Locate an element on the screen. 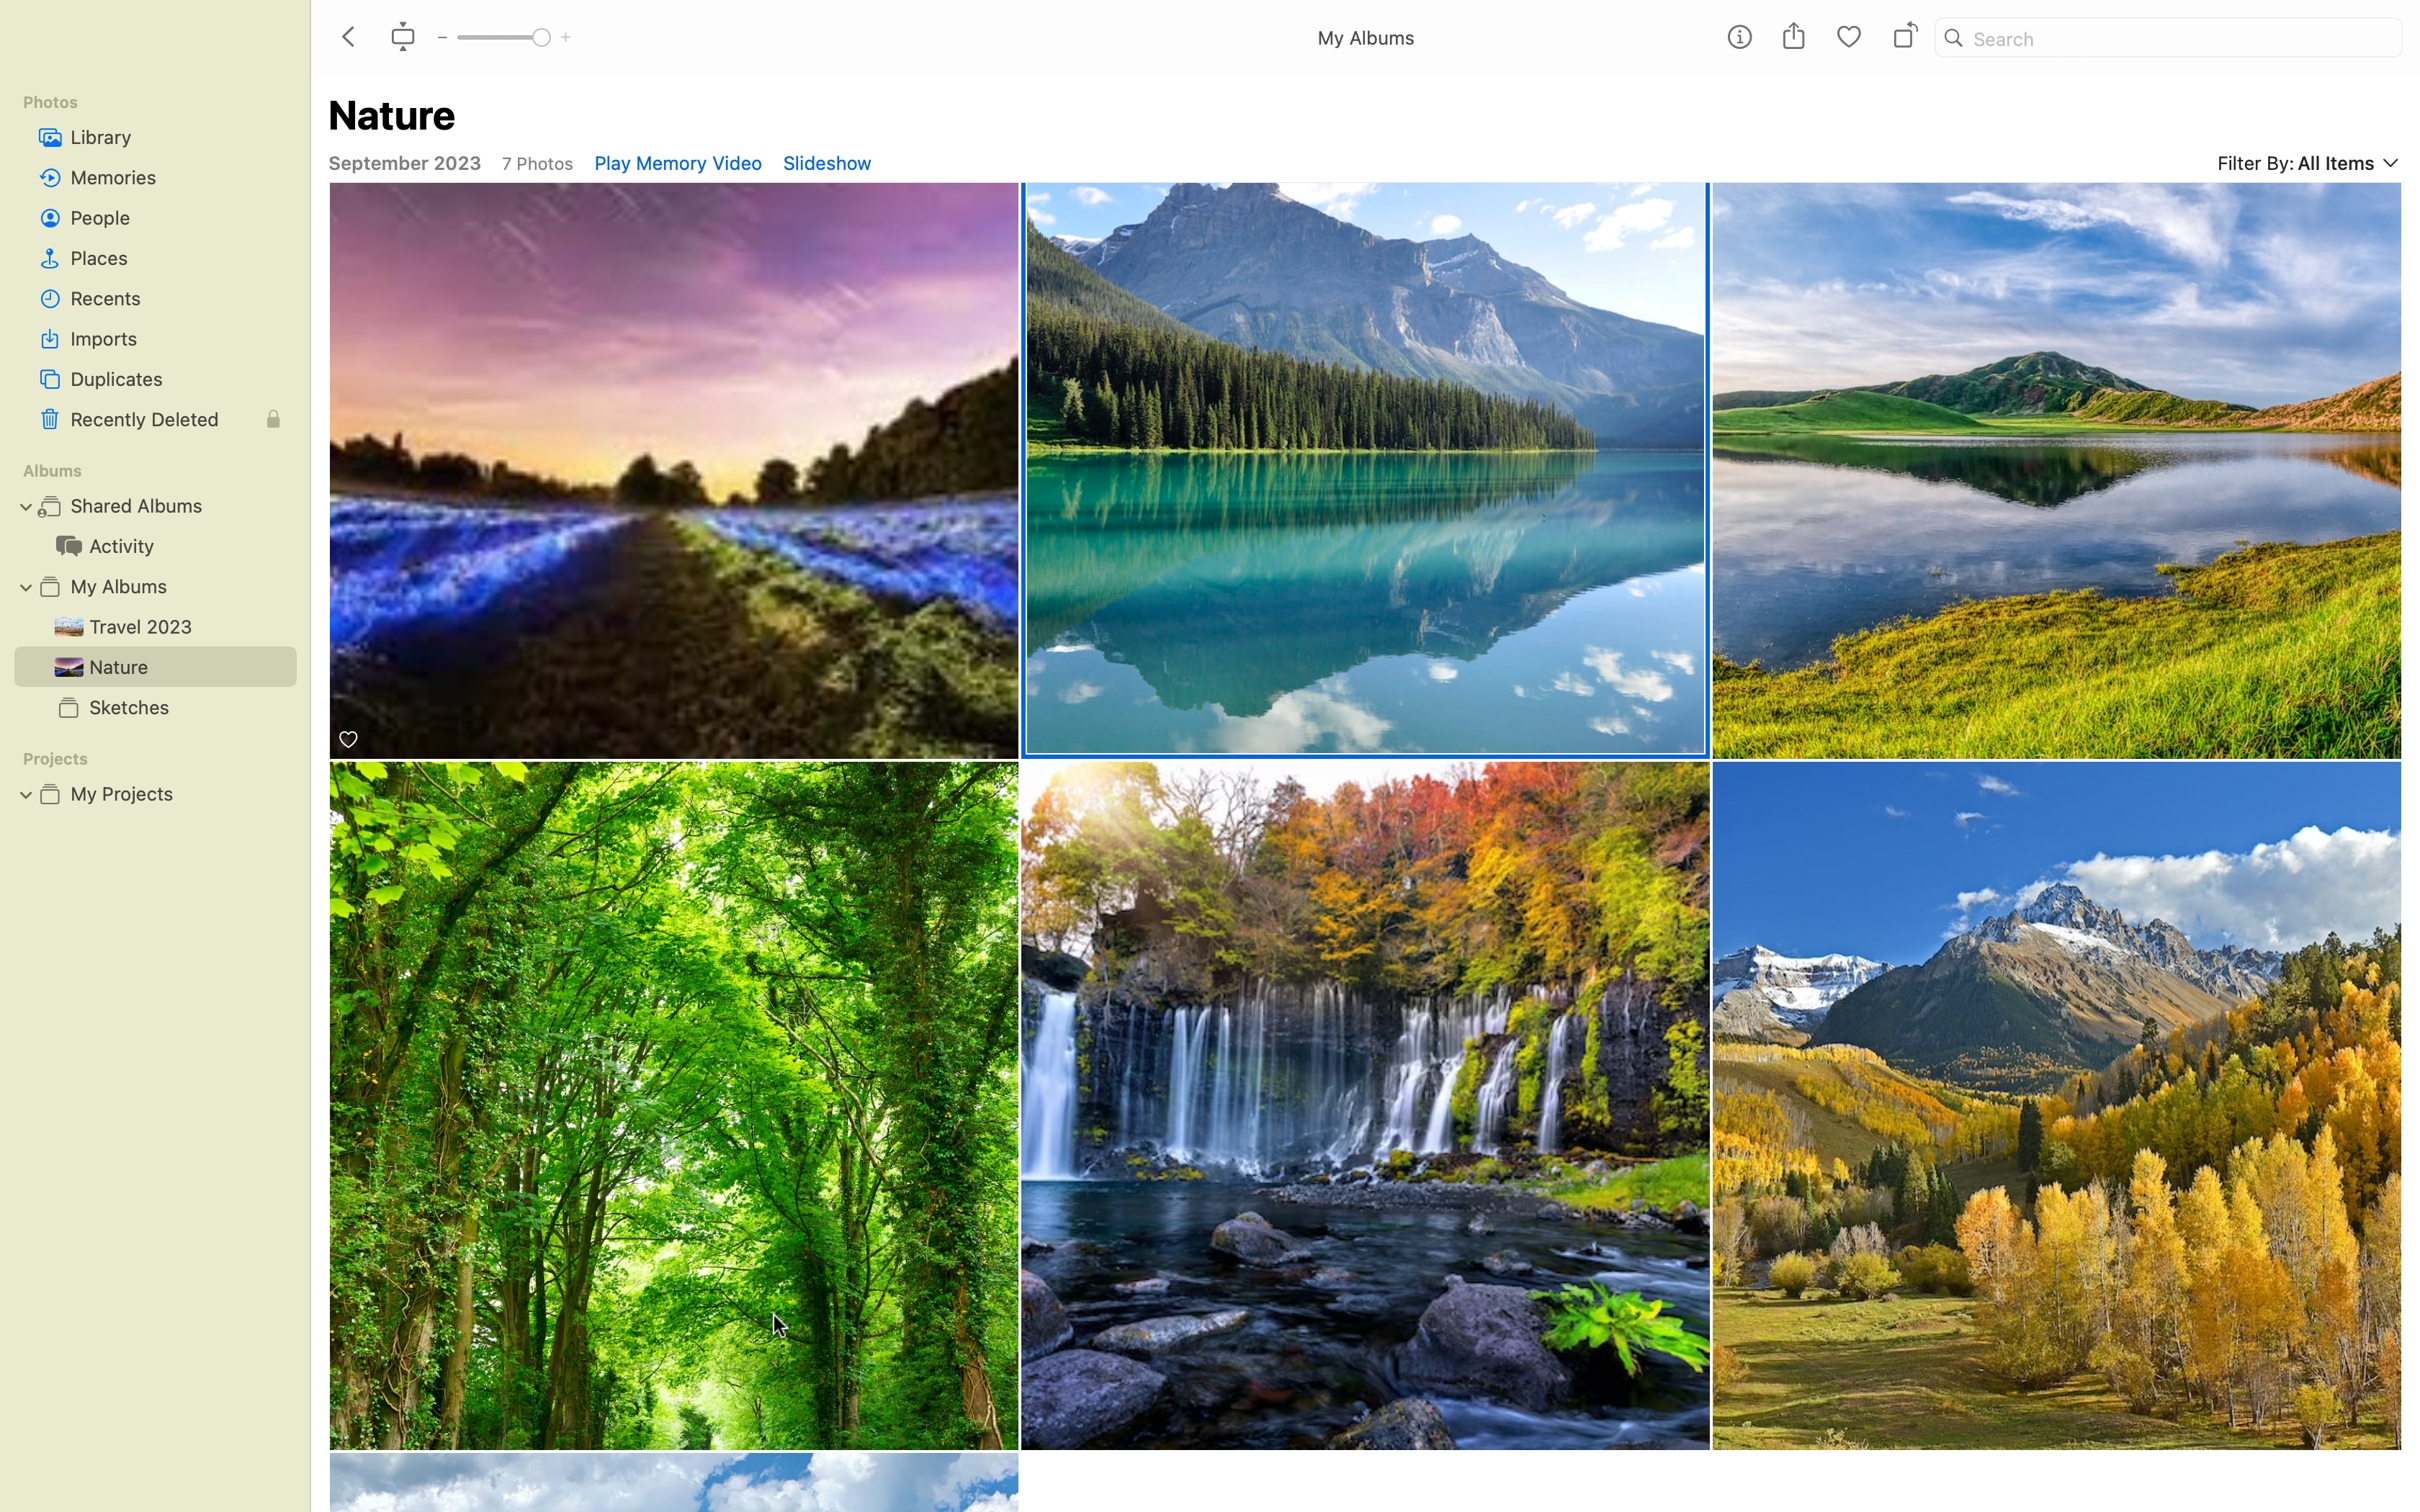 This screenshot has height=1512, width=2420. Go to the Travel album and scroll down to see all pictures is located at coordinates (151, 624).